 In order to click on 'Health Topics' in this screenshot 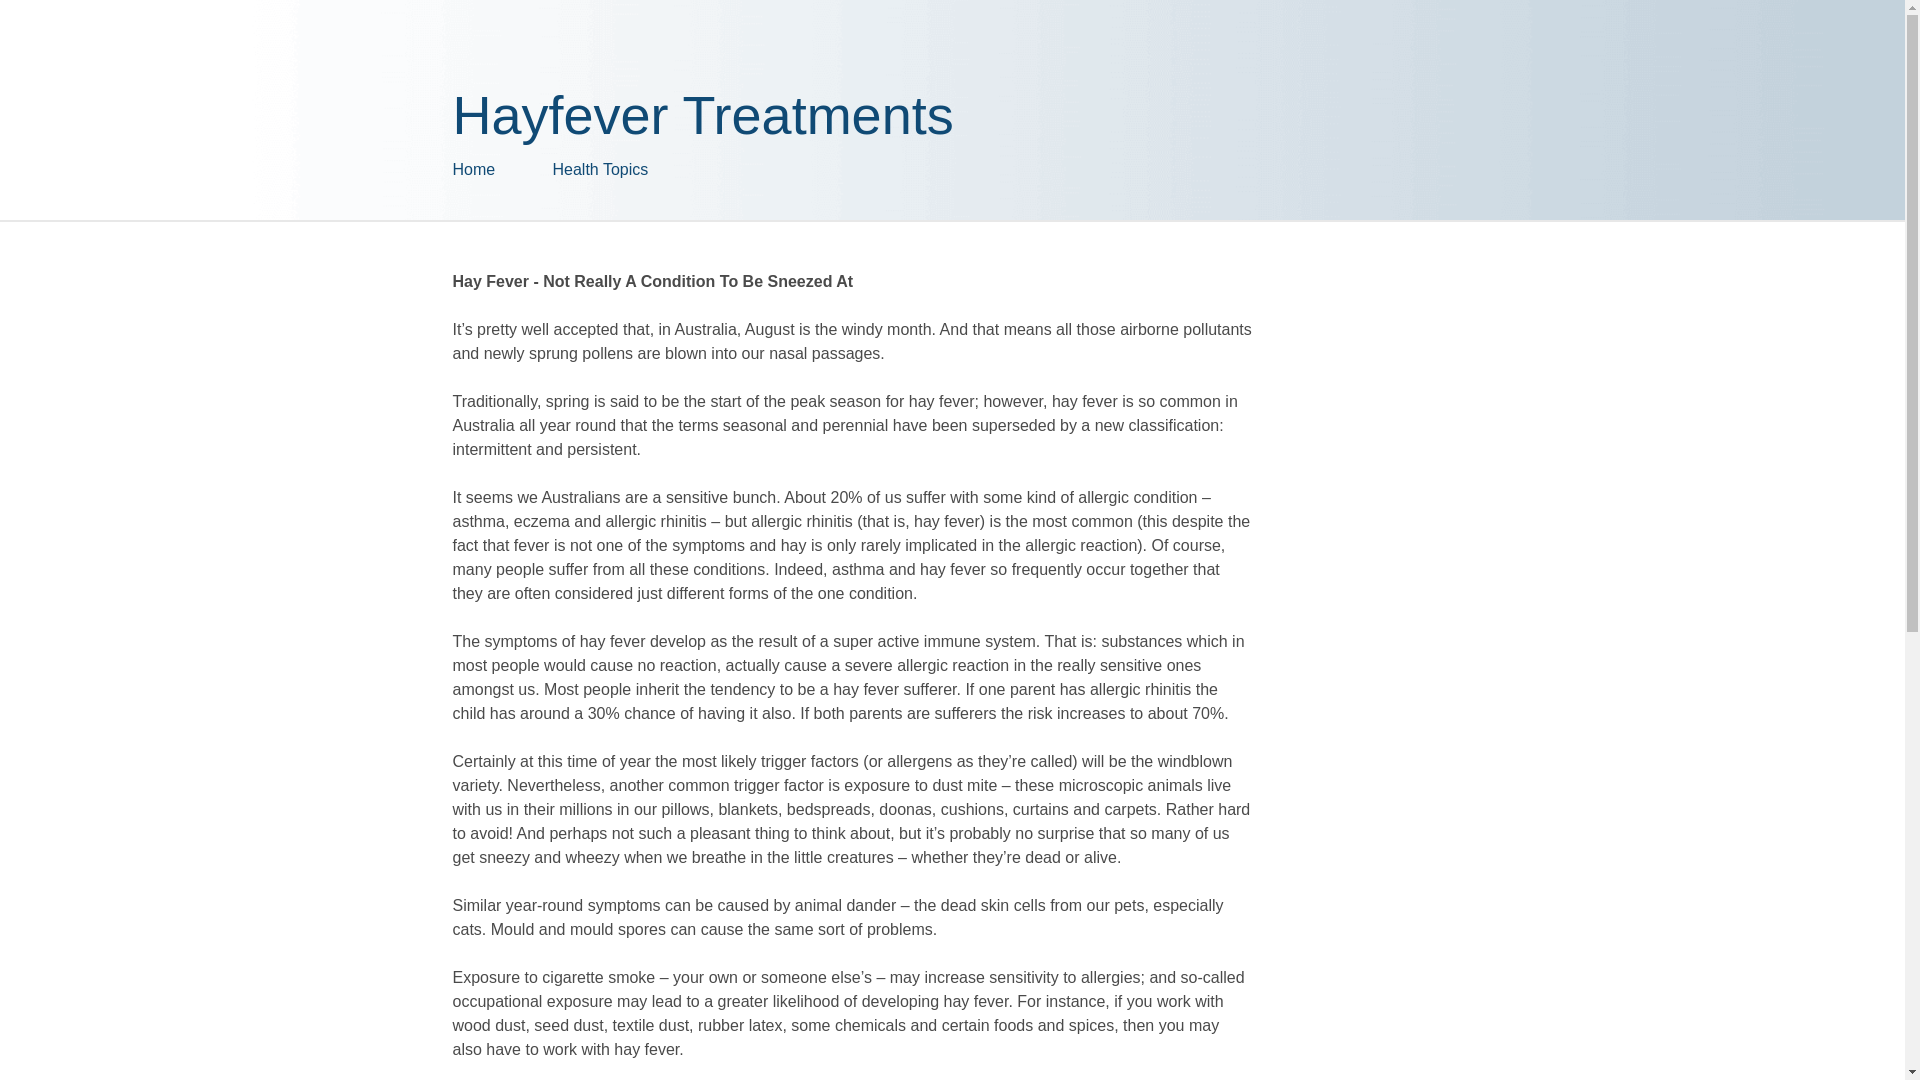, I will do `click(552, 168)`.